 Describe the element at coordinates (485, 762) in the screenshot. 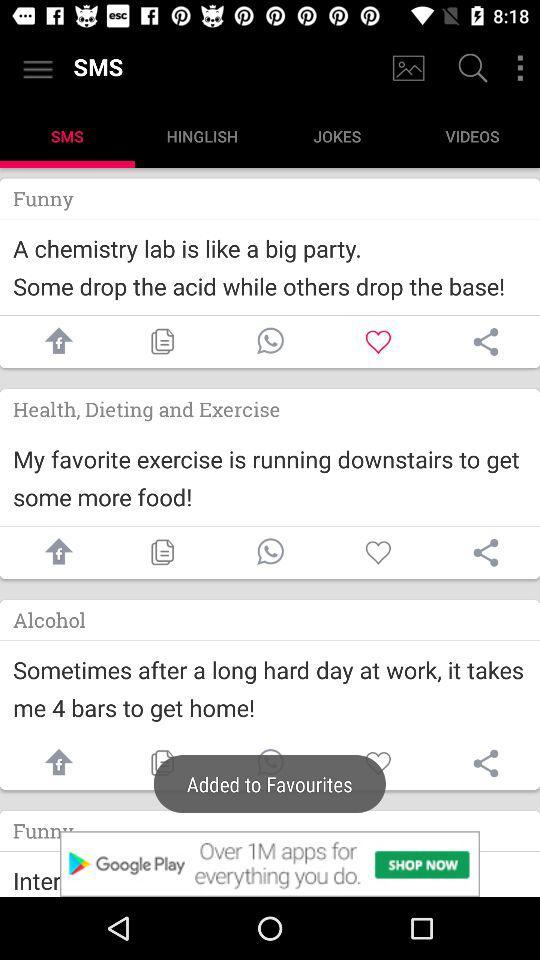

I see `share the article` at that location.